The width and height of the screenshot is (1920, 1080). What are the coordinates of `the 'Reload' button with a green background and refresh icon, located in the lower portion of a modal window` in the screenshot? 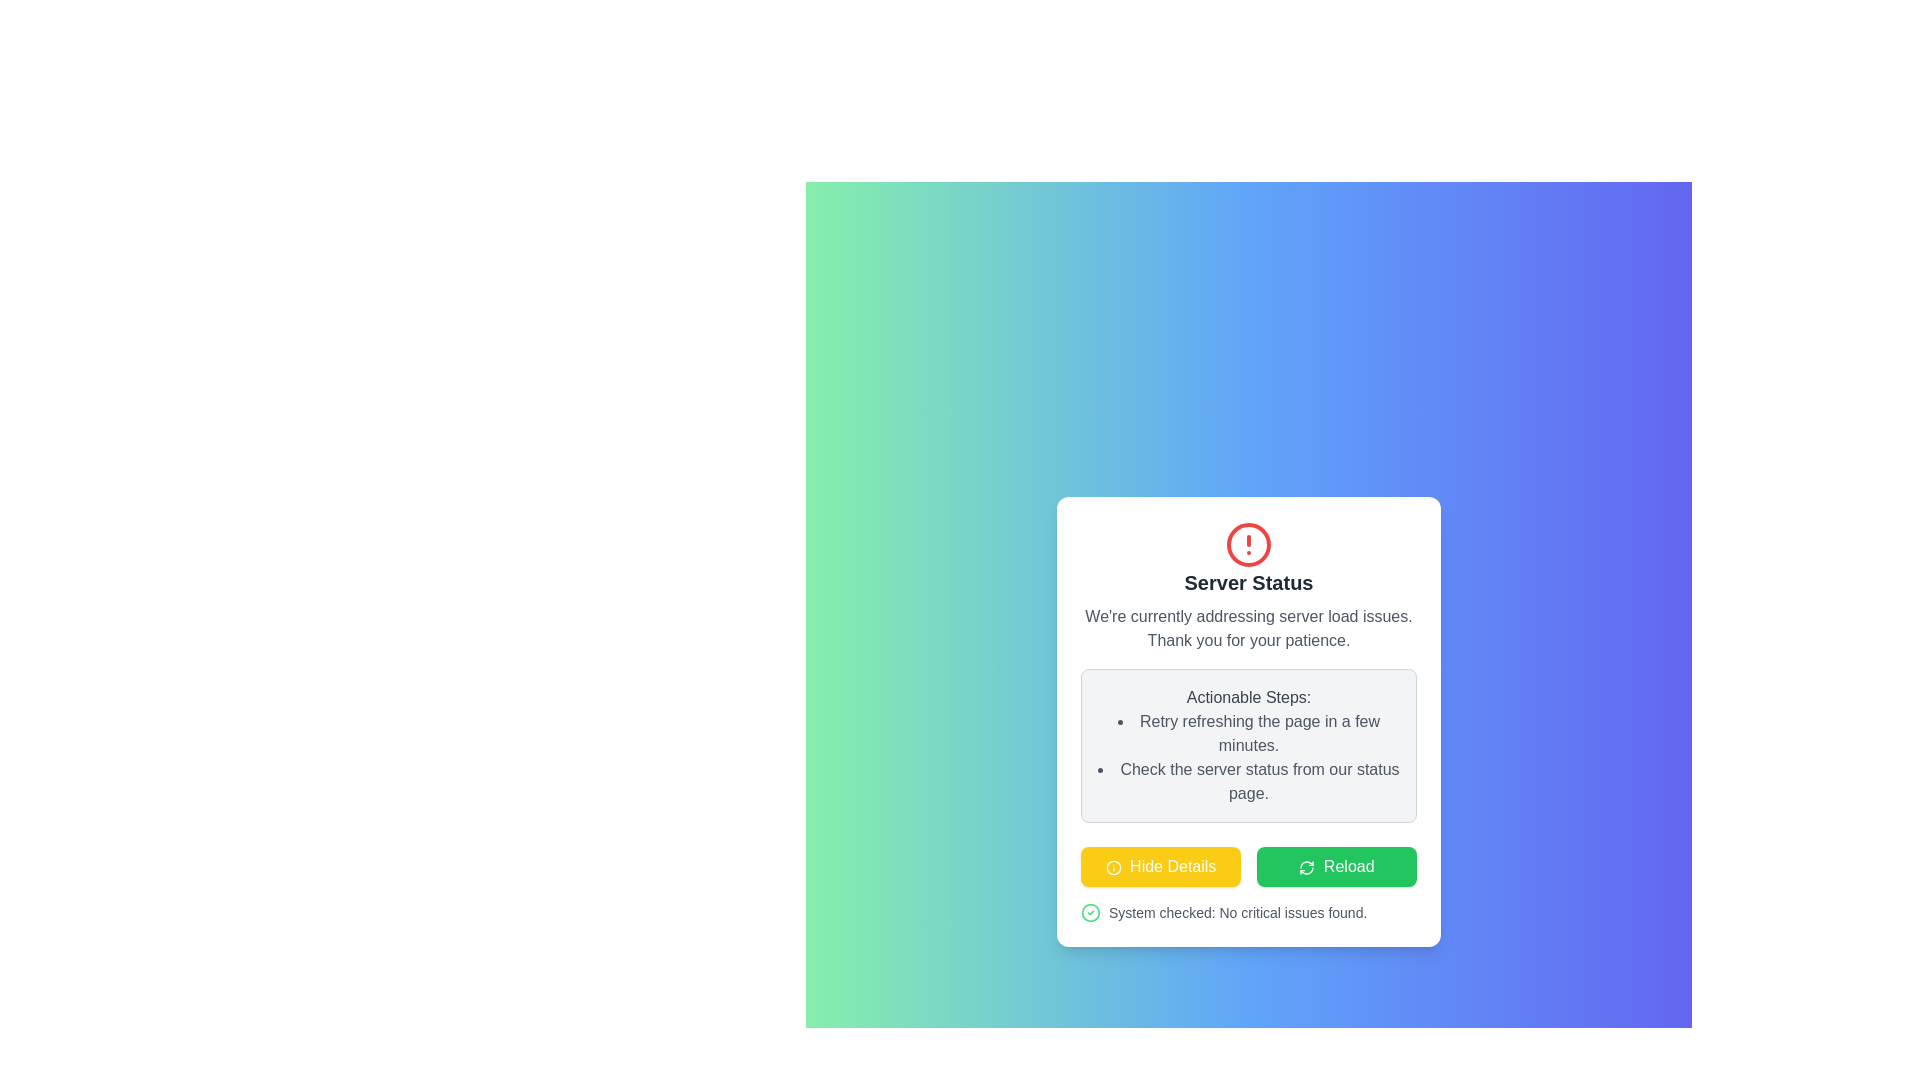 It's located at (1337, 866).